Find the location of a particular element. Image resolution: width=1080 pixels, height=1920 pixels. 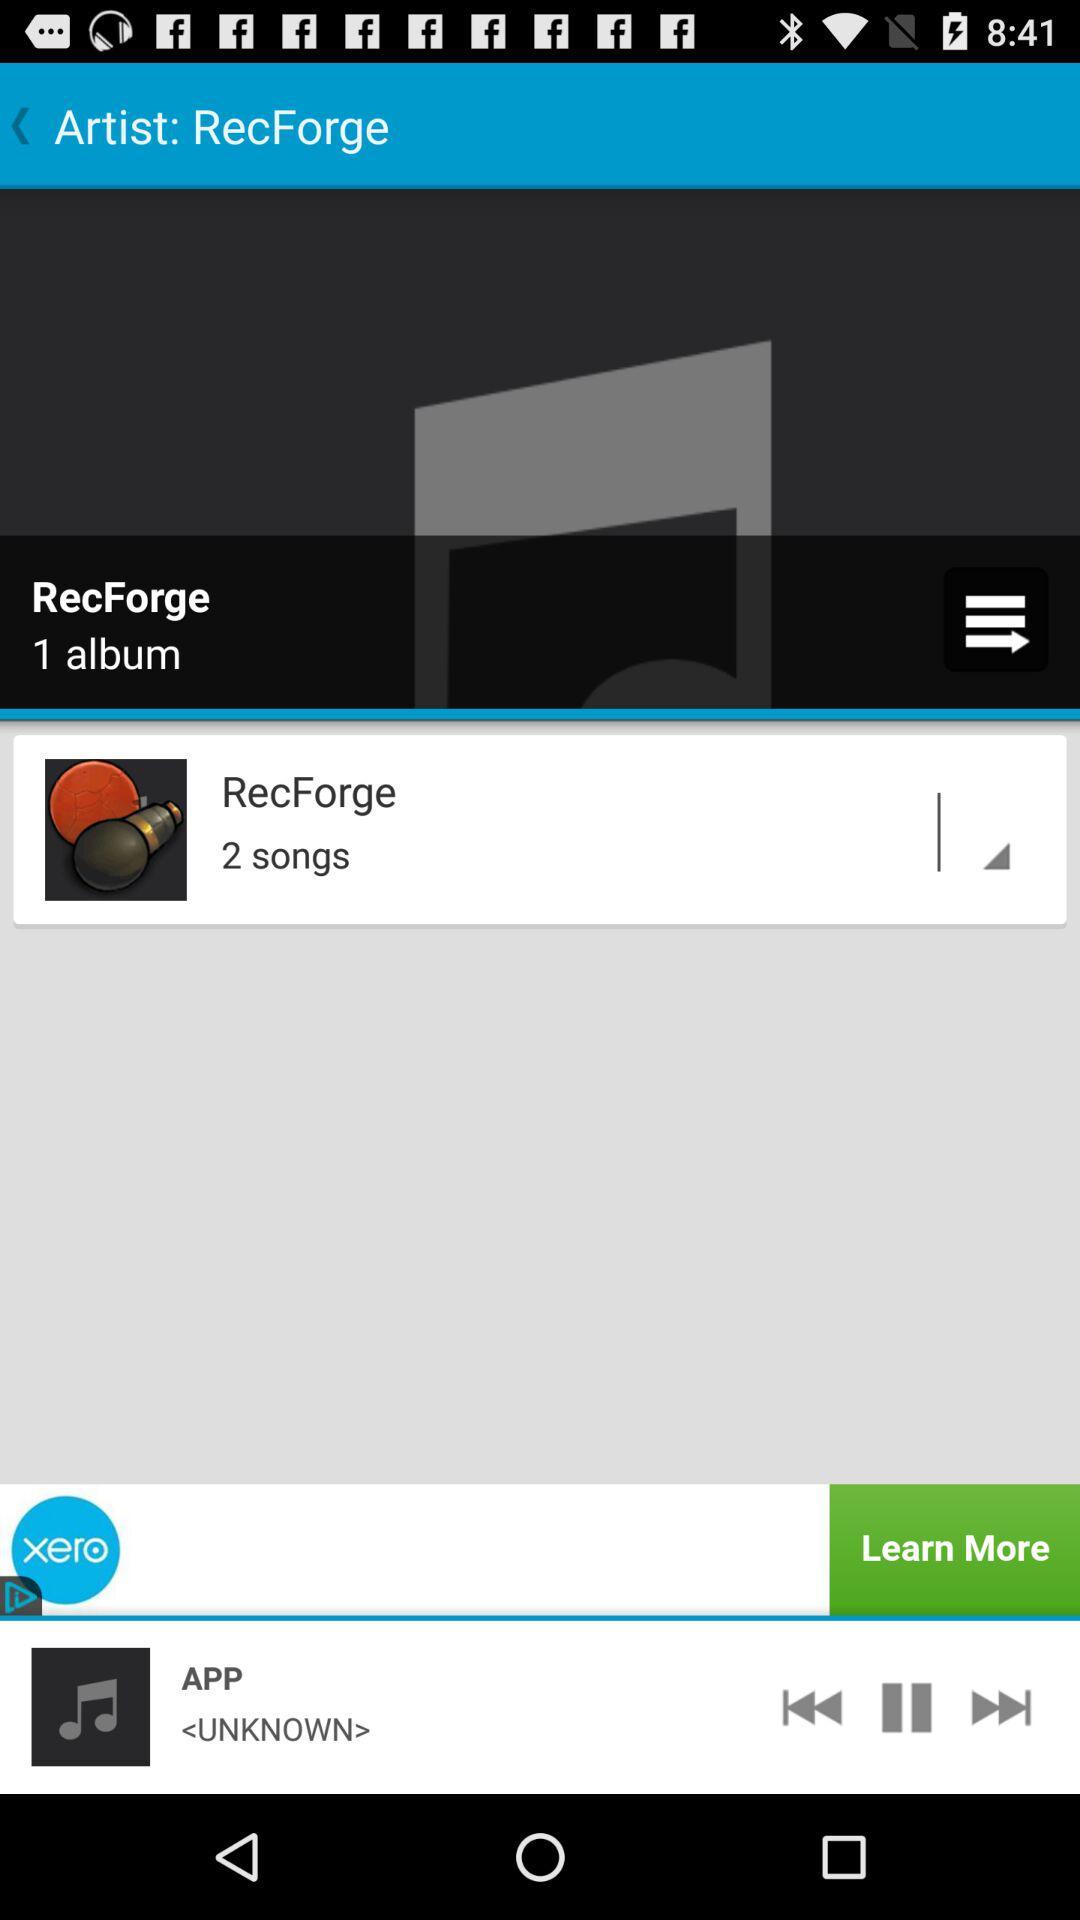

the icon next to <unknown> is located at coordinates (812, 1706).